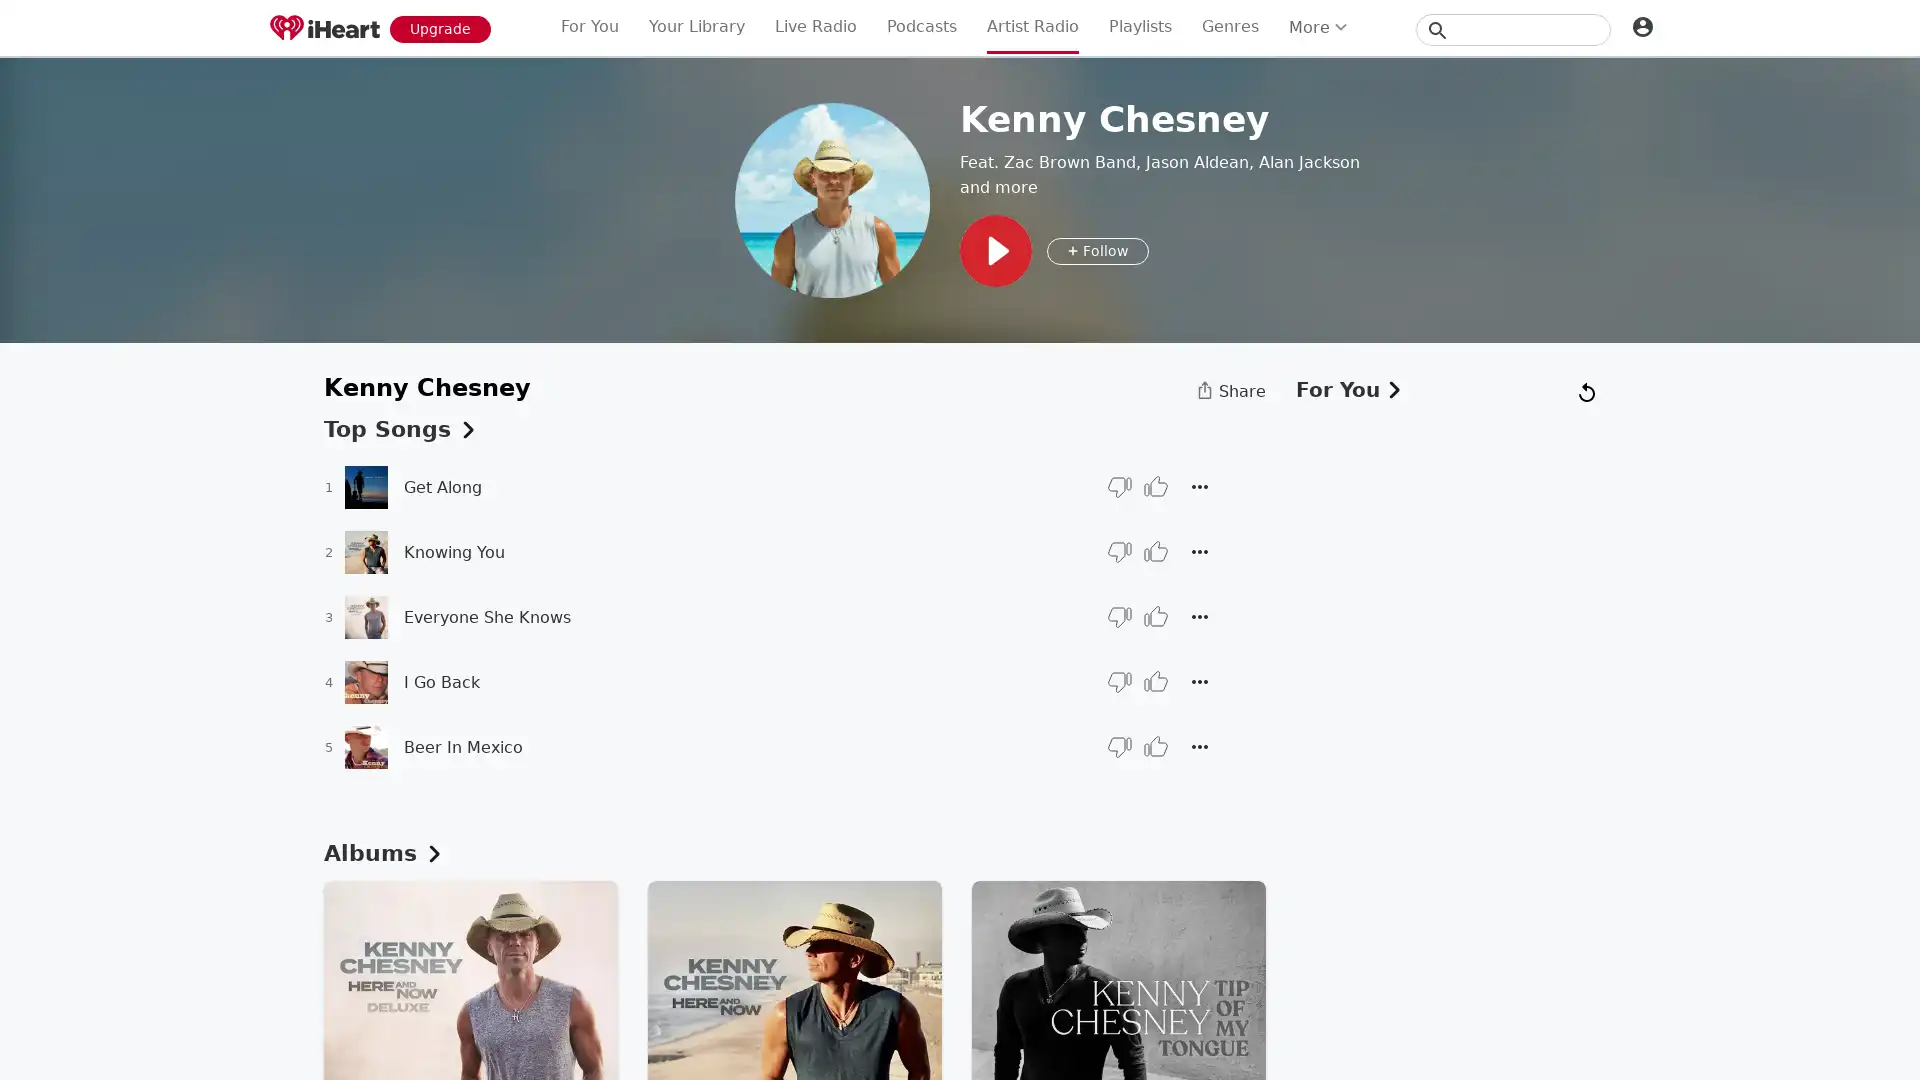 Image resolution: width=1920 pixels, height=1080 pixels. Describe the element at coordinates (996, 249) in the screenshot. I see `Play Button` at that location.